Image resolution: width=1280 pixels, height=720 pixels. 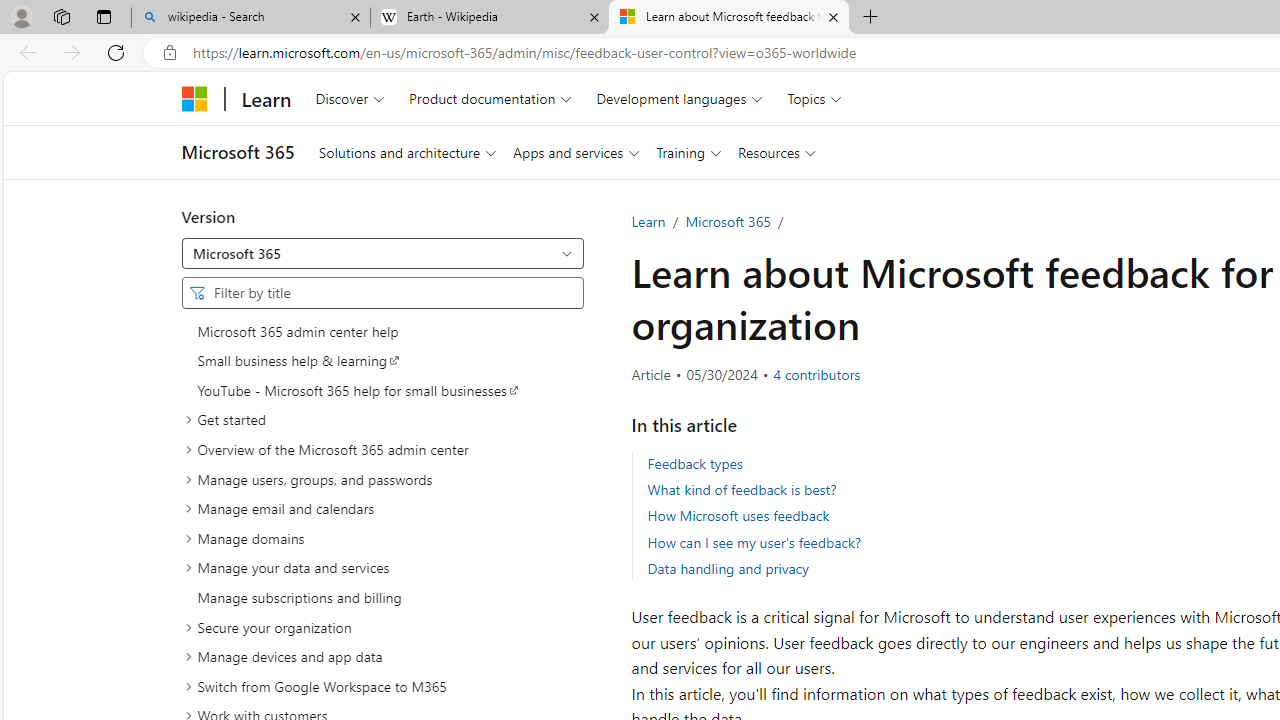 I want to click on 'Topics', so click(x=815, y=98).